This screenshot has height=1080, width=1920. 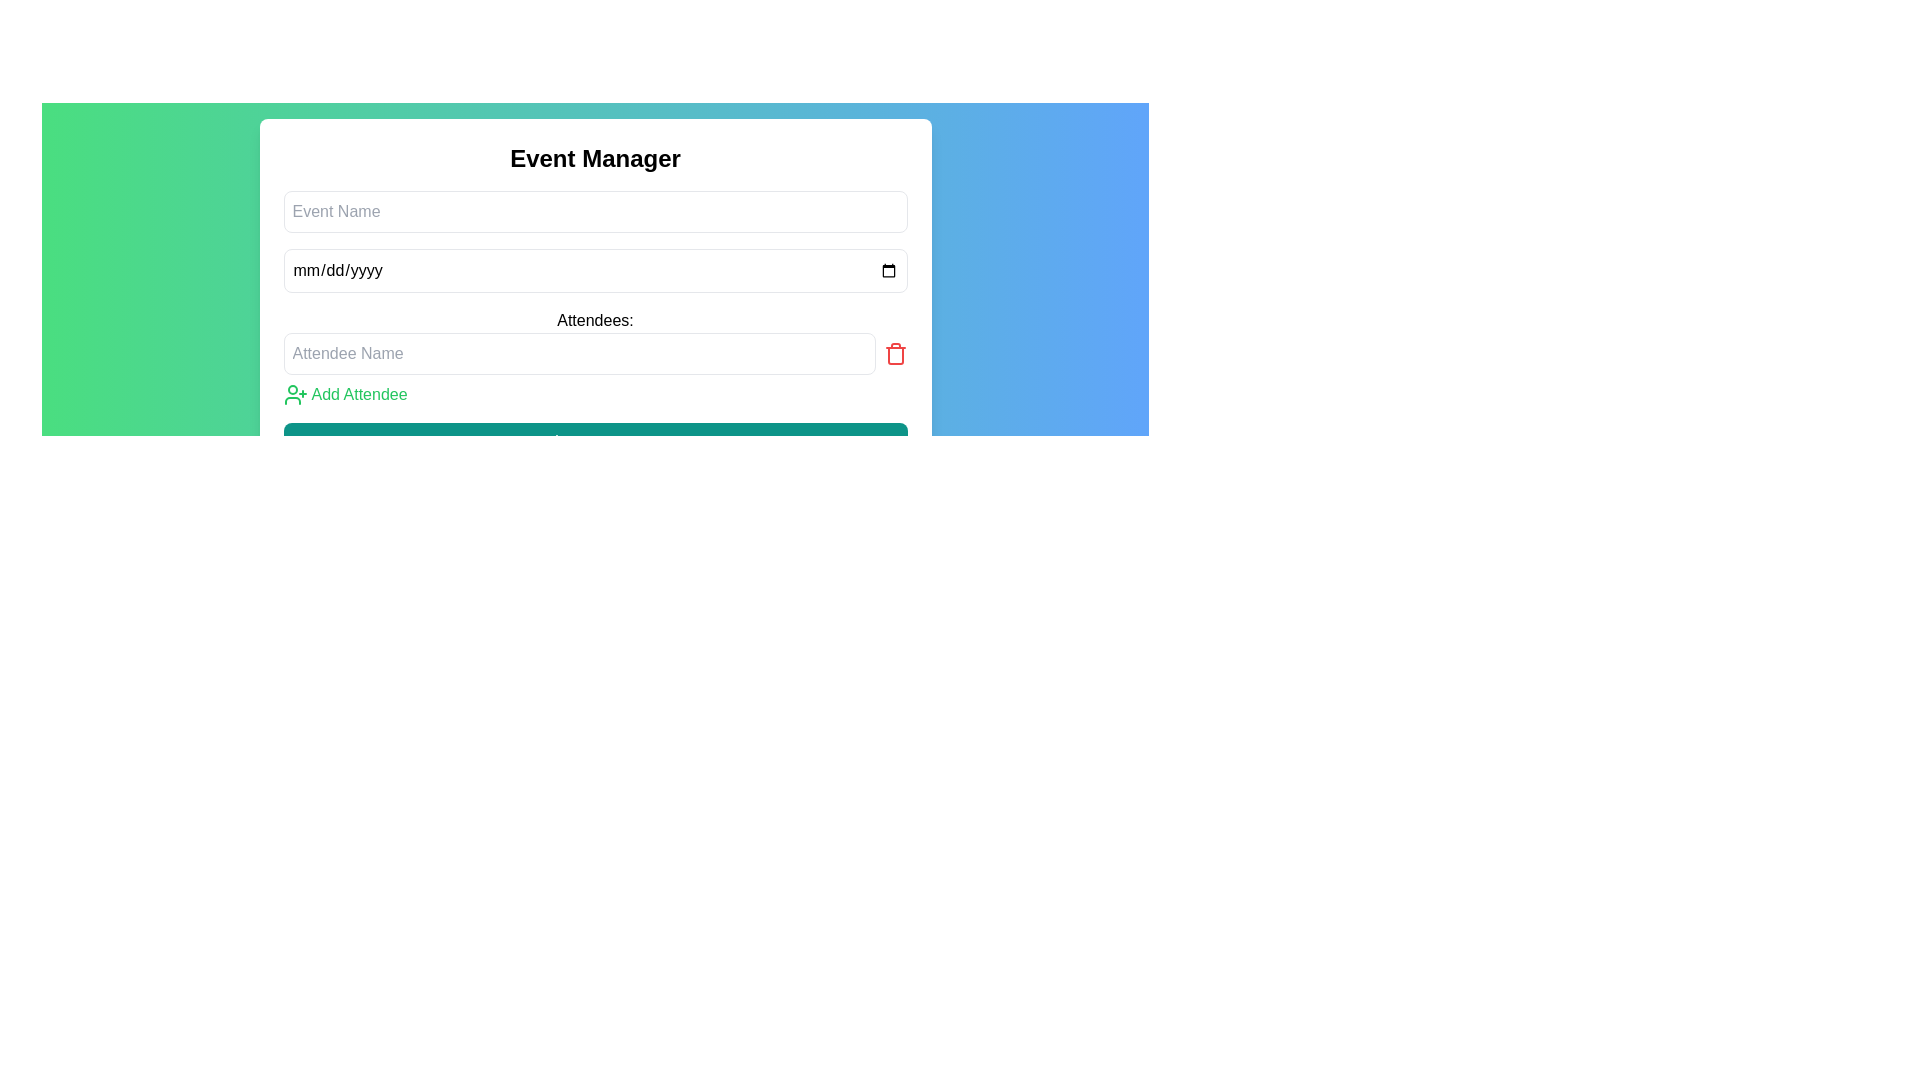 What do you see at coordinates (594, 319) in the screenshot?
I see `text label indicating the purpose of the attendee management section, which is located above the attendee input field in the 'Attendees' group` at bounding box center [594, 319].